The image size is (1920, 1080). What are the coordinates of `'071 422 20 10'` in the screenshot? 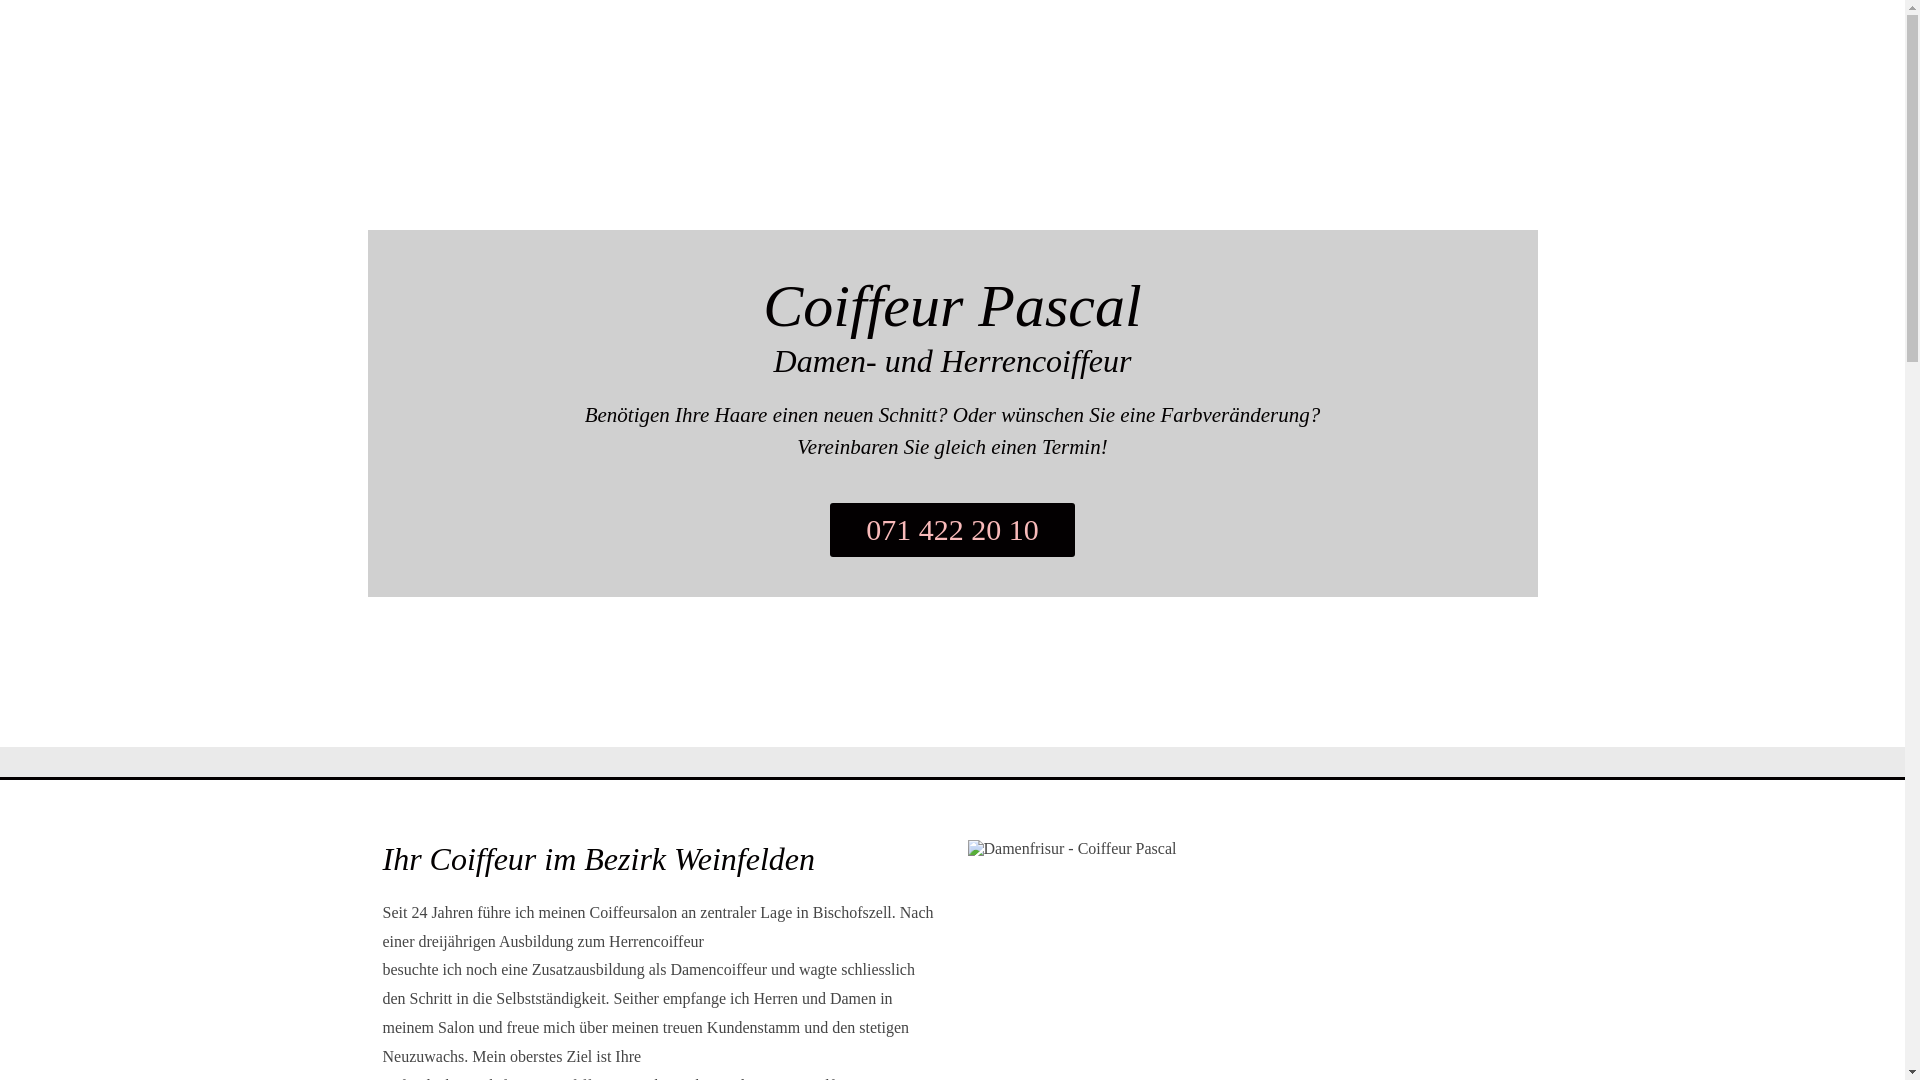 It's located at (830, 528).